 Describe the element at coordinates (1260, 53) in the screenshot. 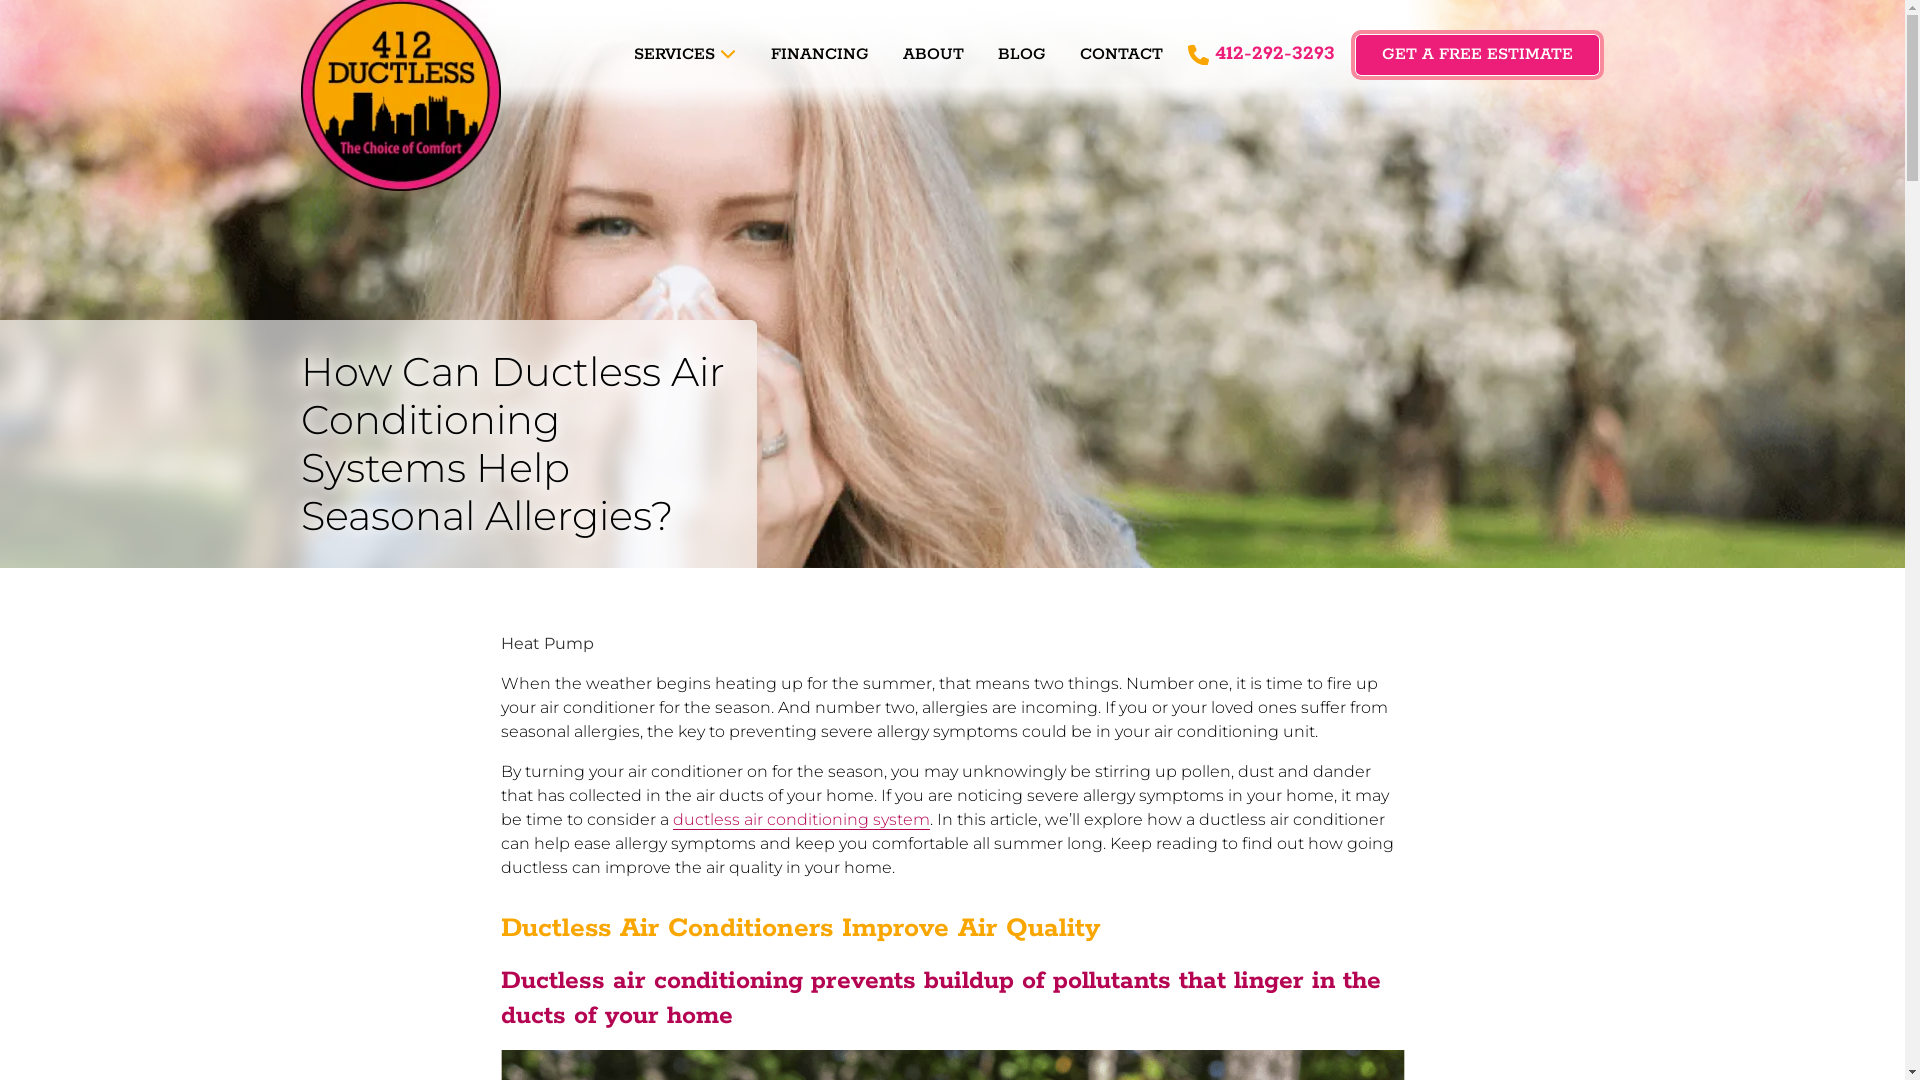

I see `'412-292-3293'` at that location.